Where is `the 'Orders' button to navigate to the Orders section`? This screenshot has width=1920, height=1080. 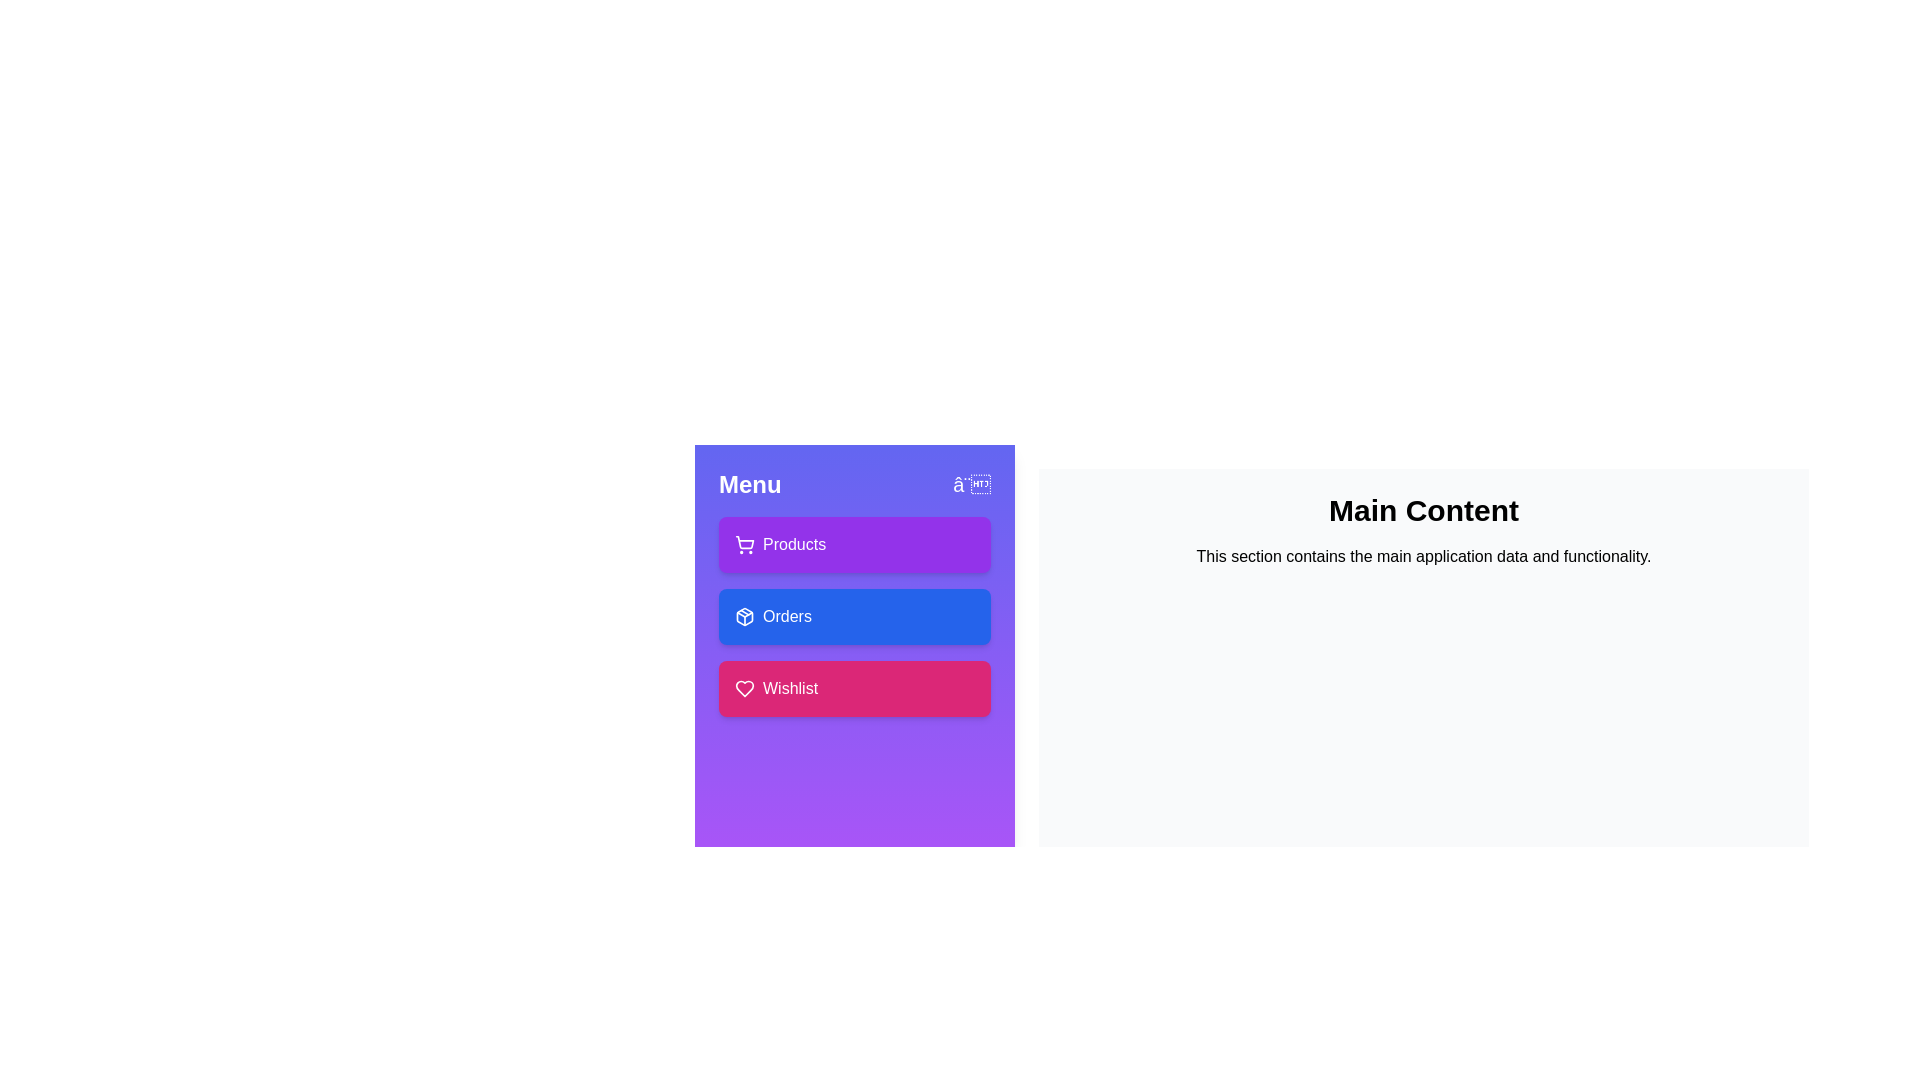
the 'Orders' button to navigate to the Orders section is located at coordinates (854, 616).